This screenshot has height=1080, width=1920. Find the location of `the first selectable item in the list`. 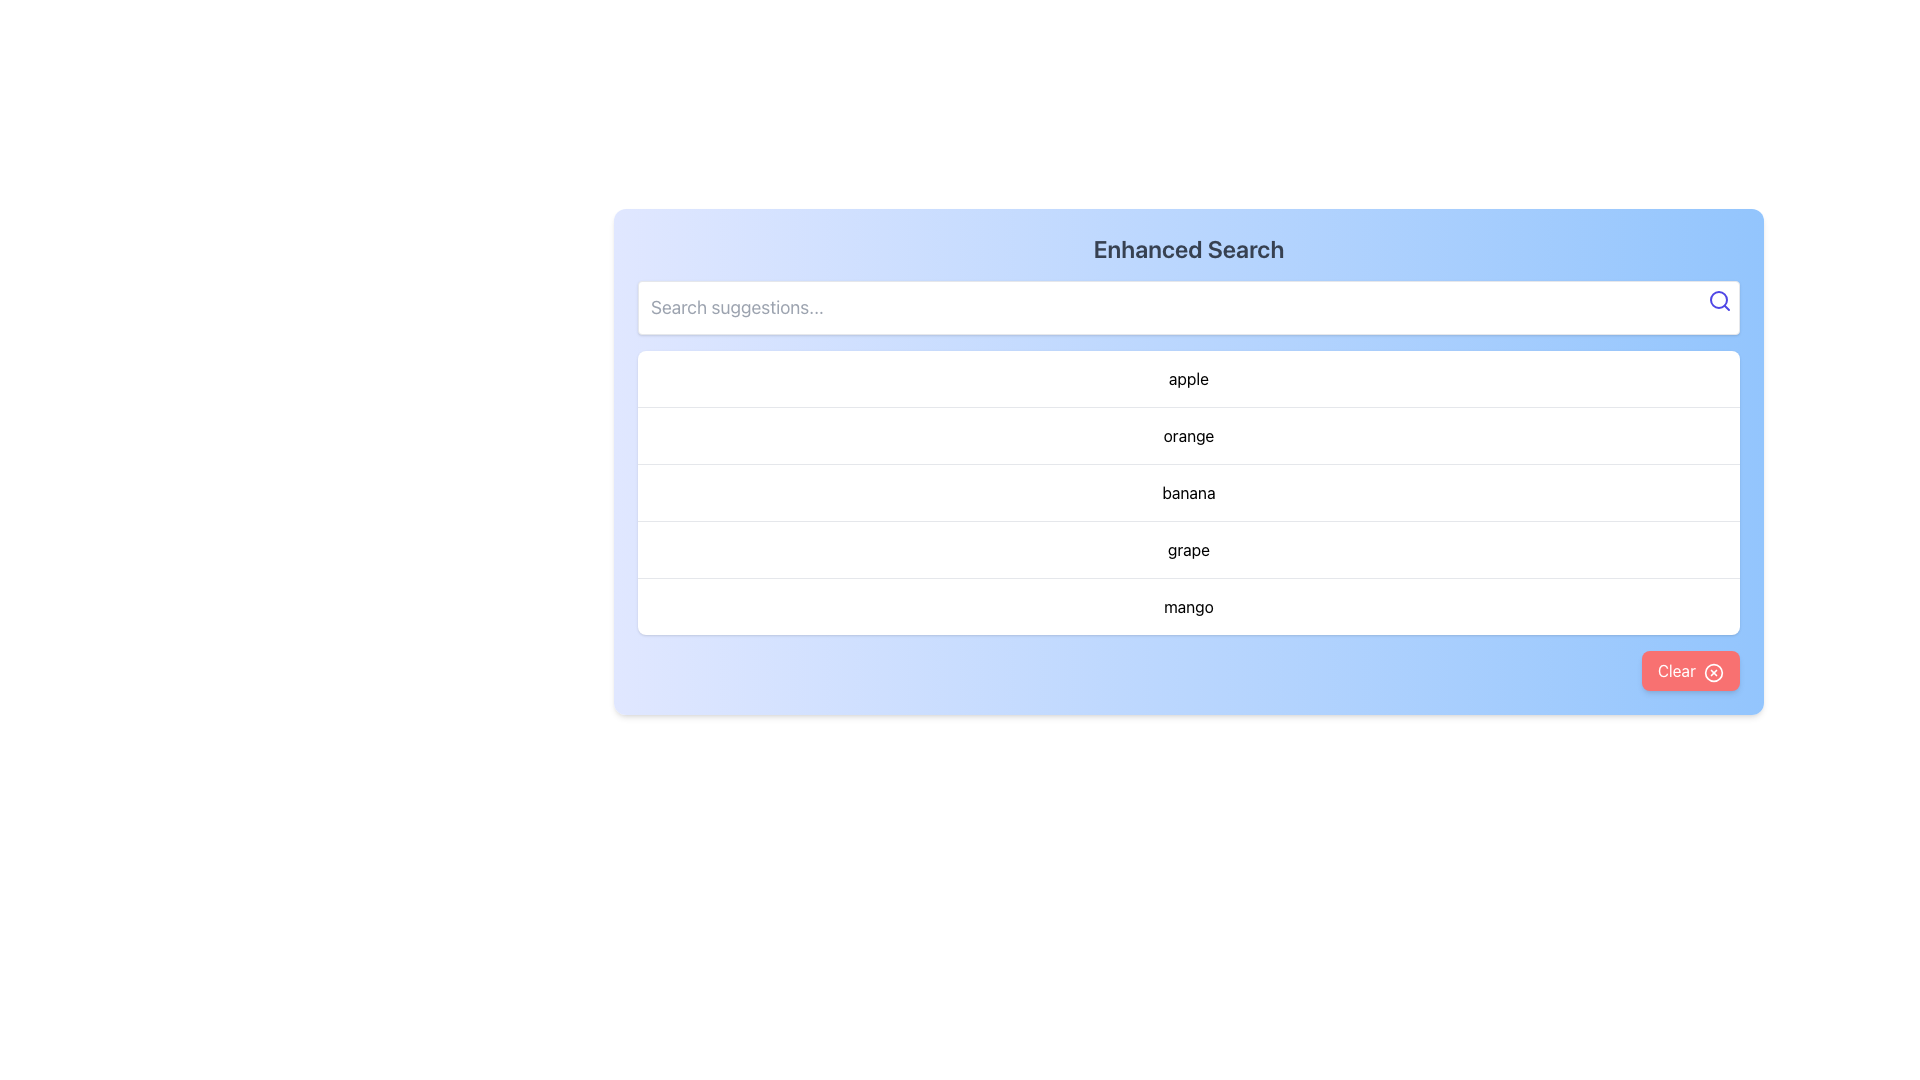

the first selectable item in the list is located at coordinates (1189, 378).